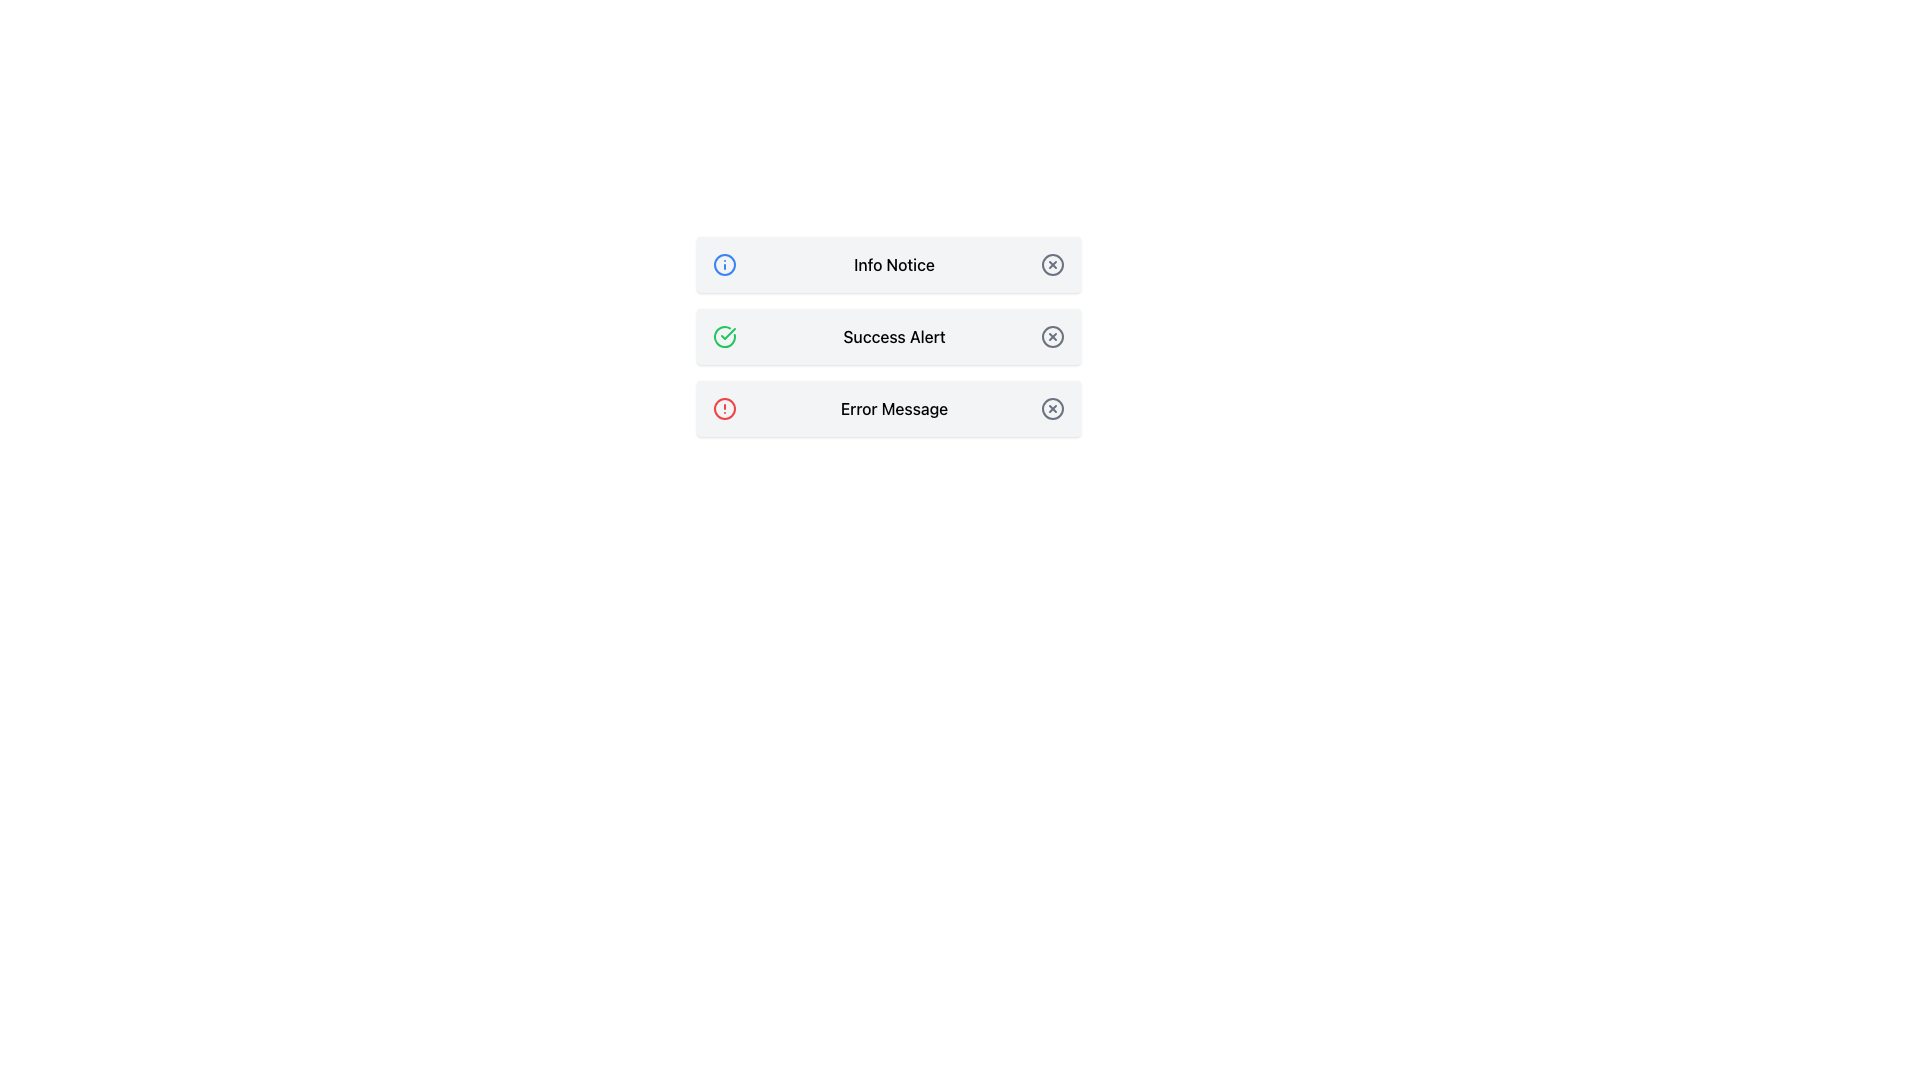 This screenshot has height=1080, width=1920. Describe the element at coordinates (893, 335) in the screenshot. I see `the text label element that indicates the success status of the alert, located immediately to the right of the success icon` at that location.